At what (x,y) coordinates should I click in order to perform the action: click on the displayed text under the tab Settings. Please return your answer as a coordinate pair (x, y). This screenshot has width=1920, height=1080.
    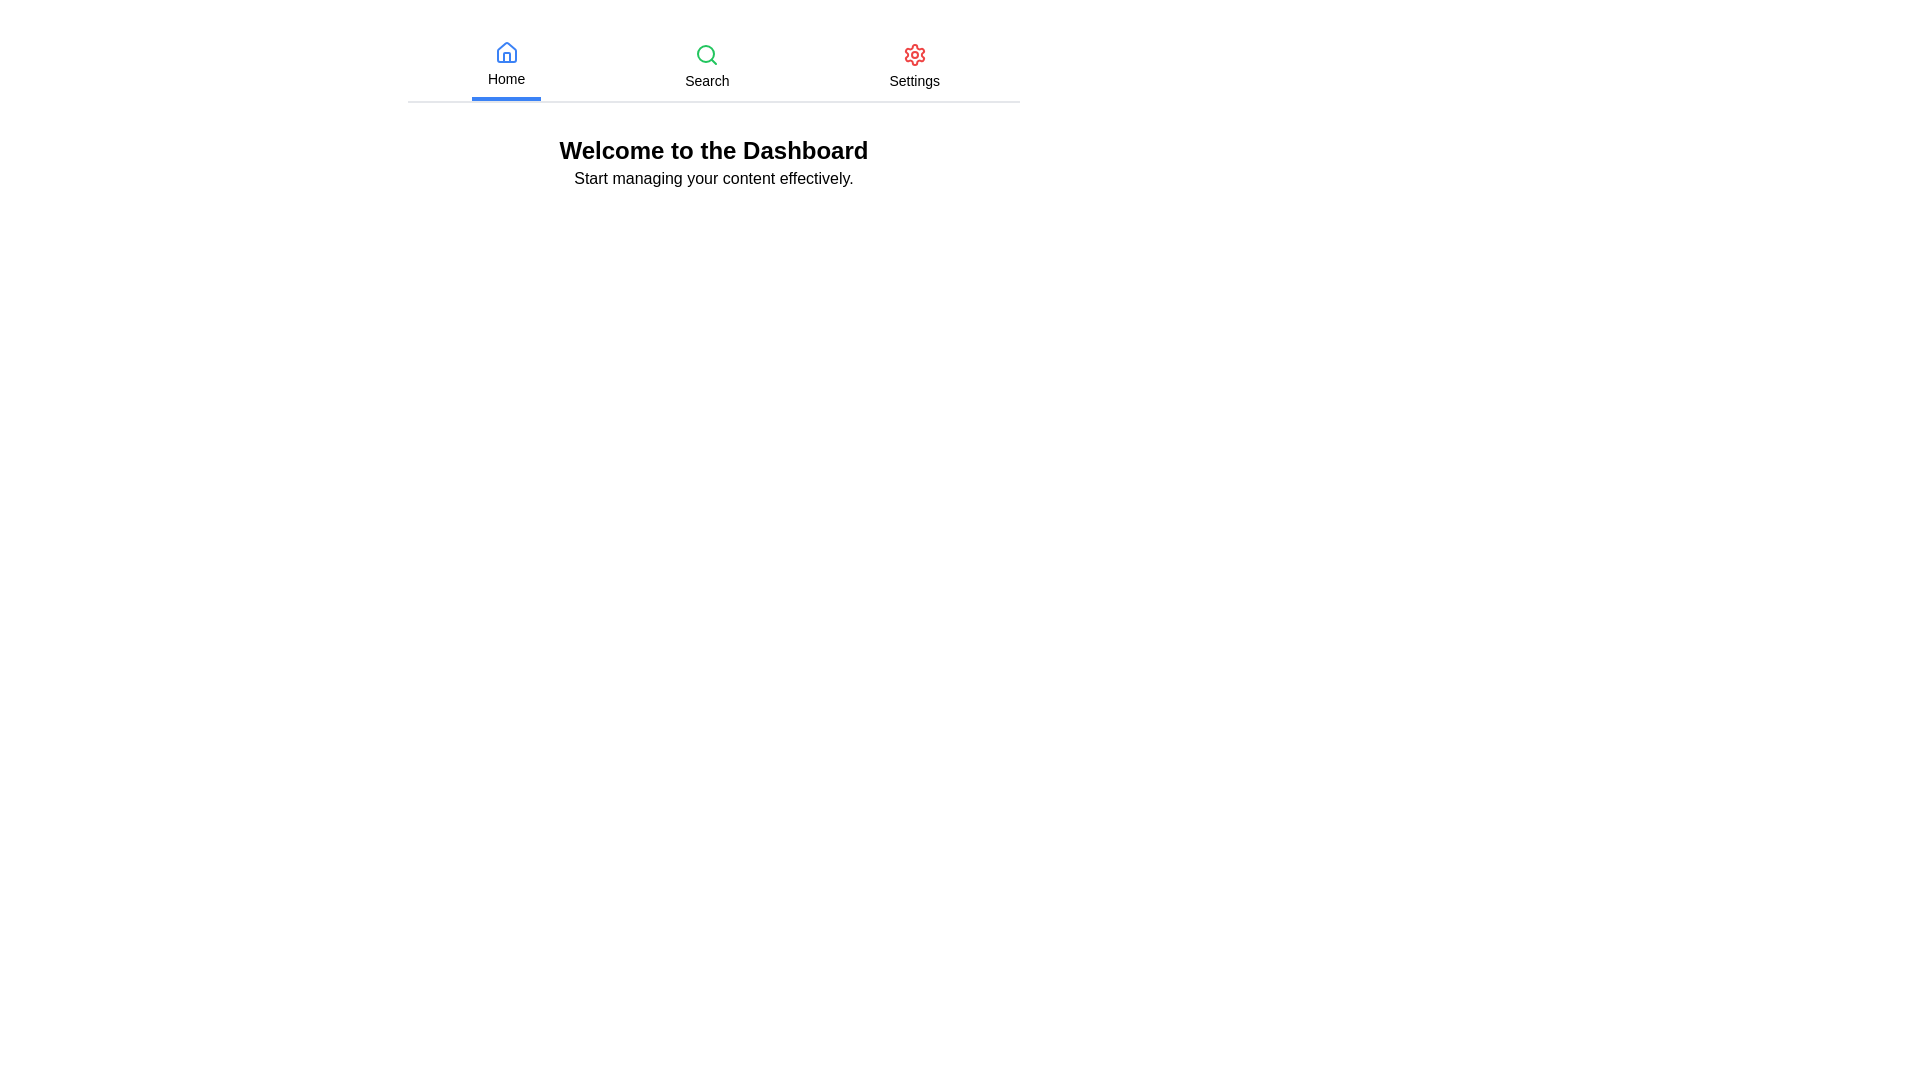
    Looking at the image, I should click on (912, 80).